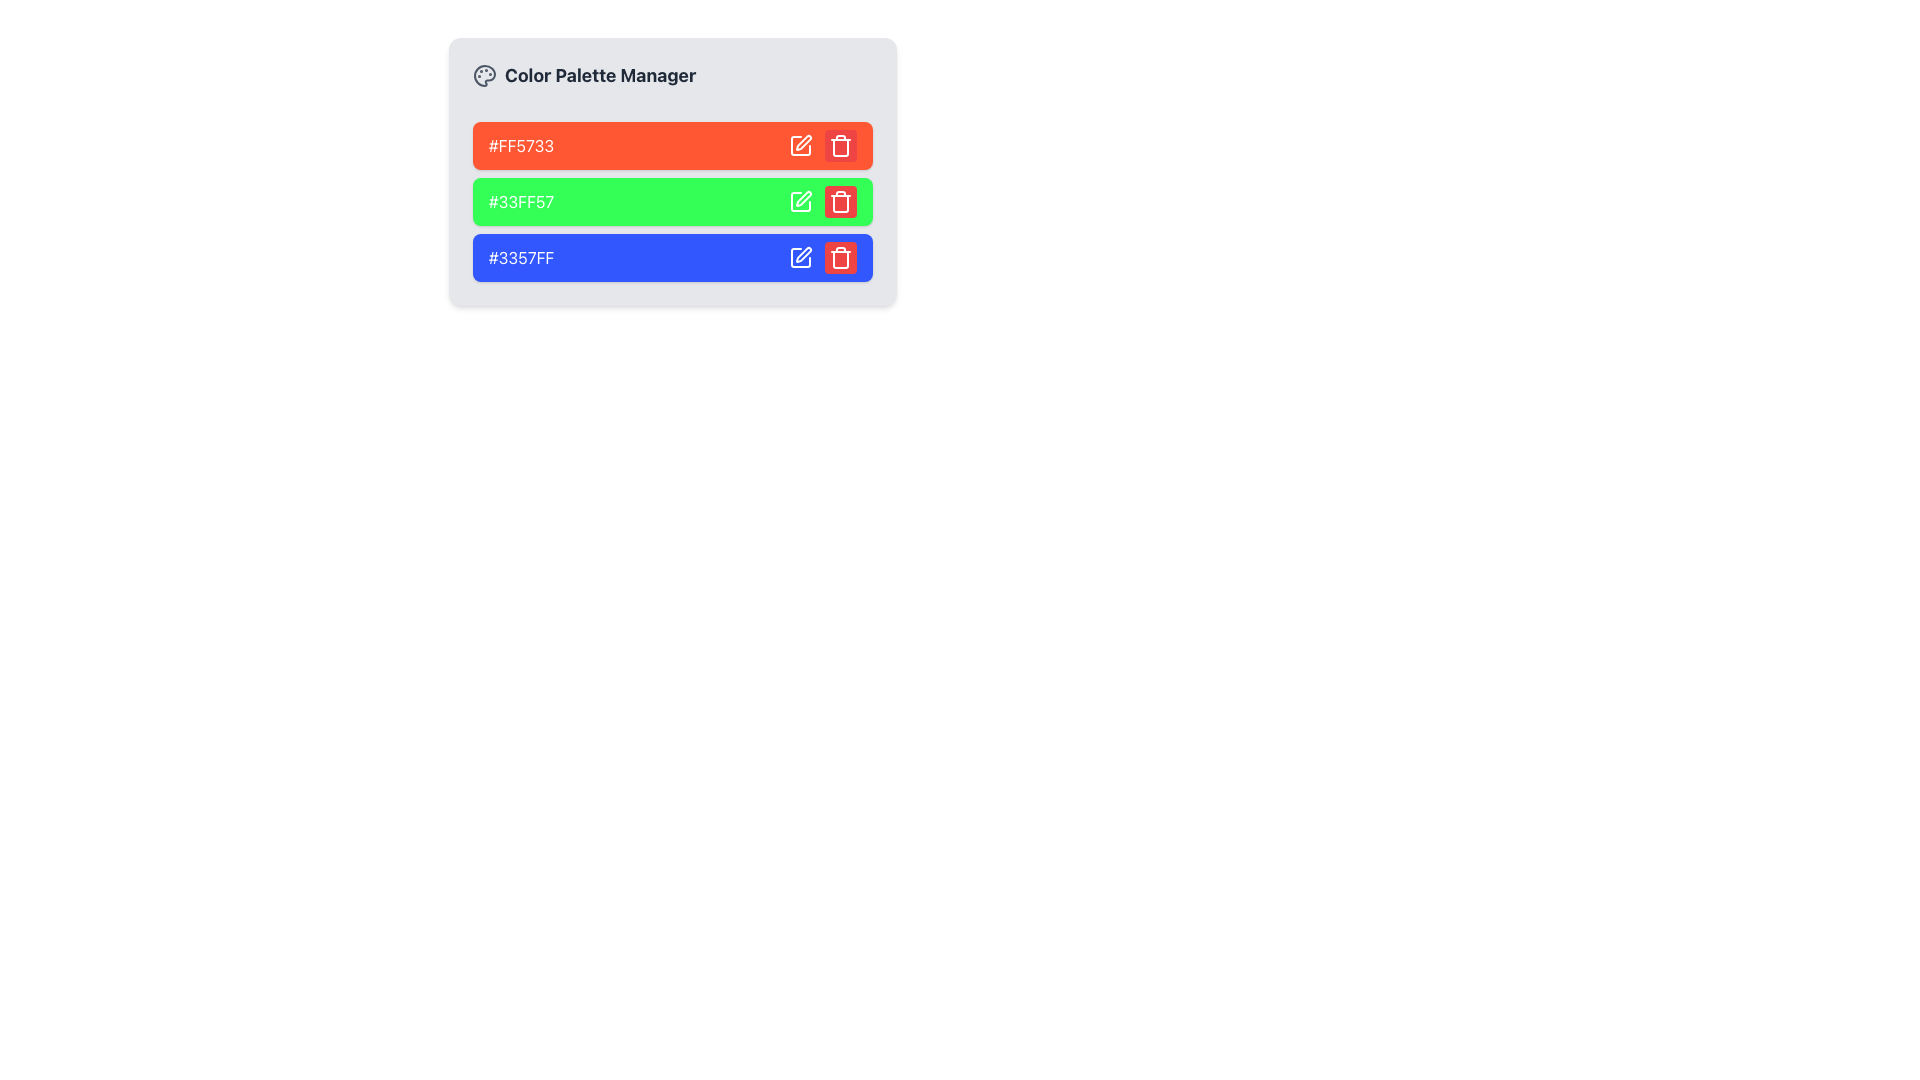 The height and width of the screenshot is (1080, 1920). Describe the element at coordinates (484, 75) in the screenshot. I see `the decorative icon representing the 'Color Palette Manager' section, located to the left of the text in the header` at that location.